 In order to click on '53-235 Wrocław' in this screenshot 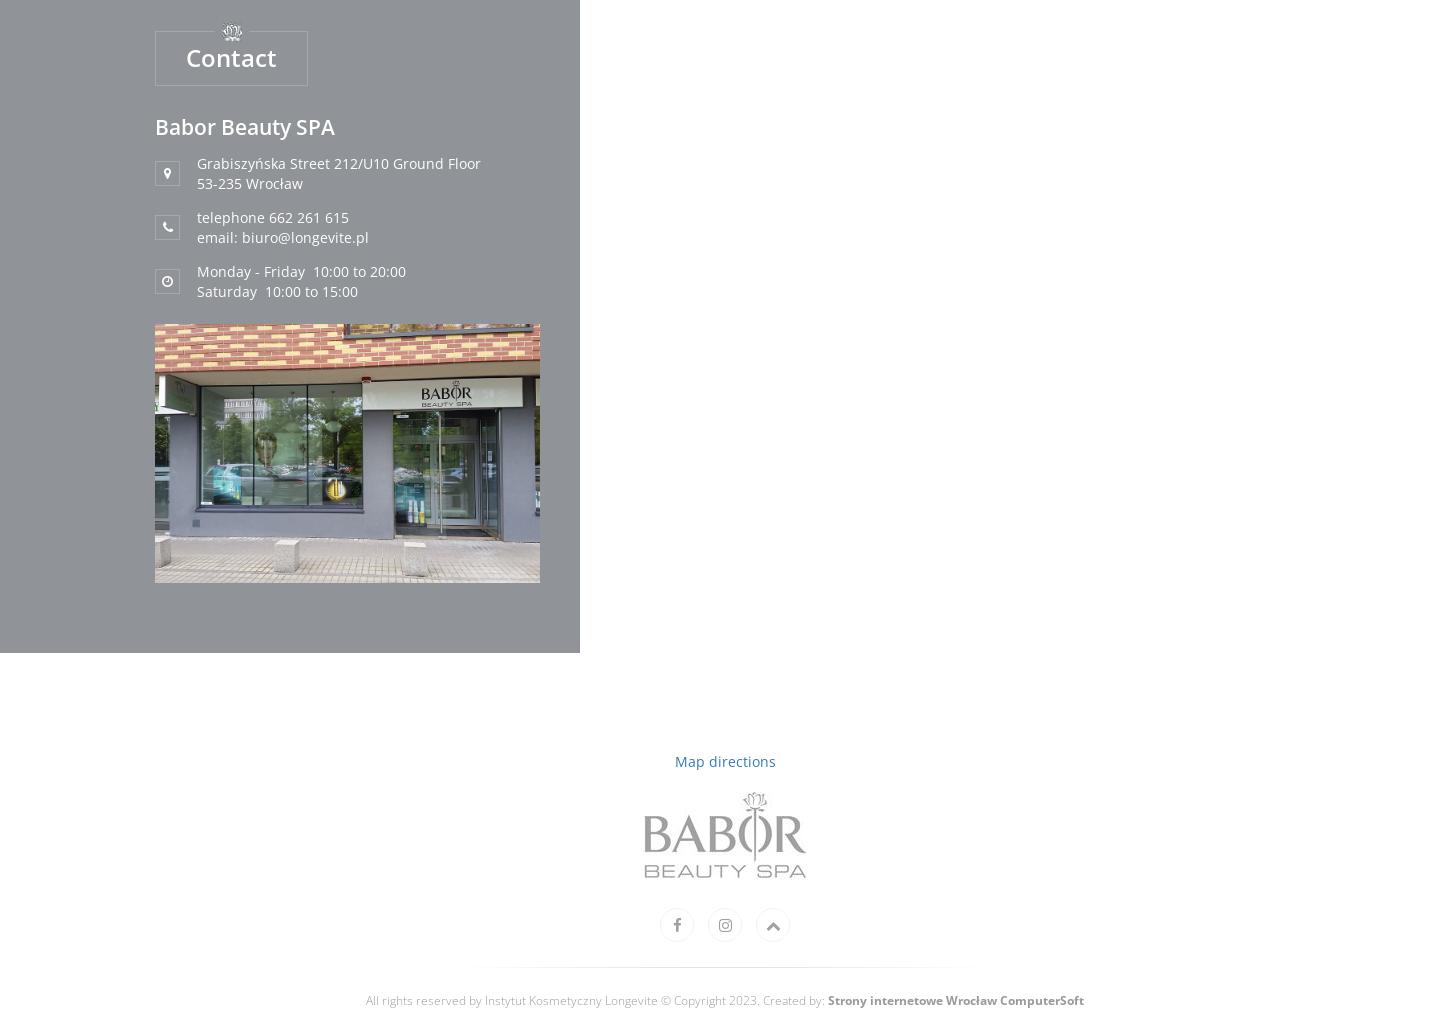, I will do `click(196, 181)`.